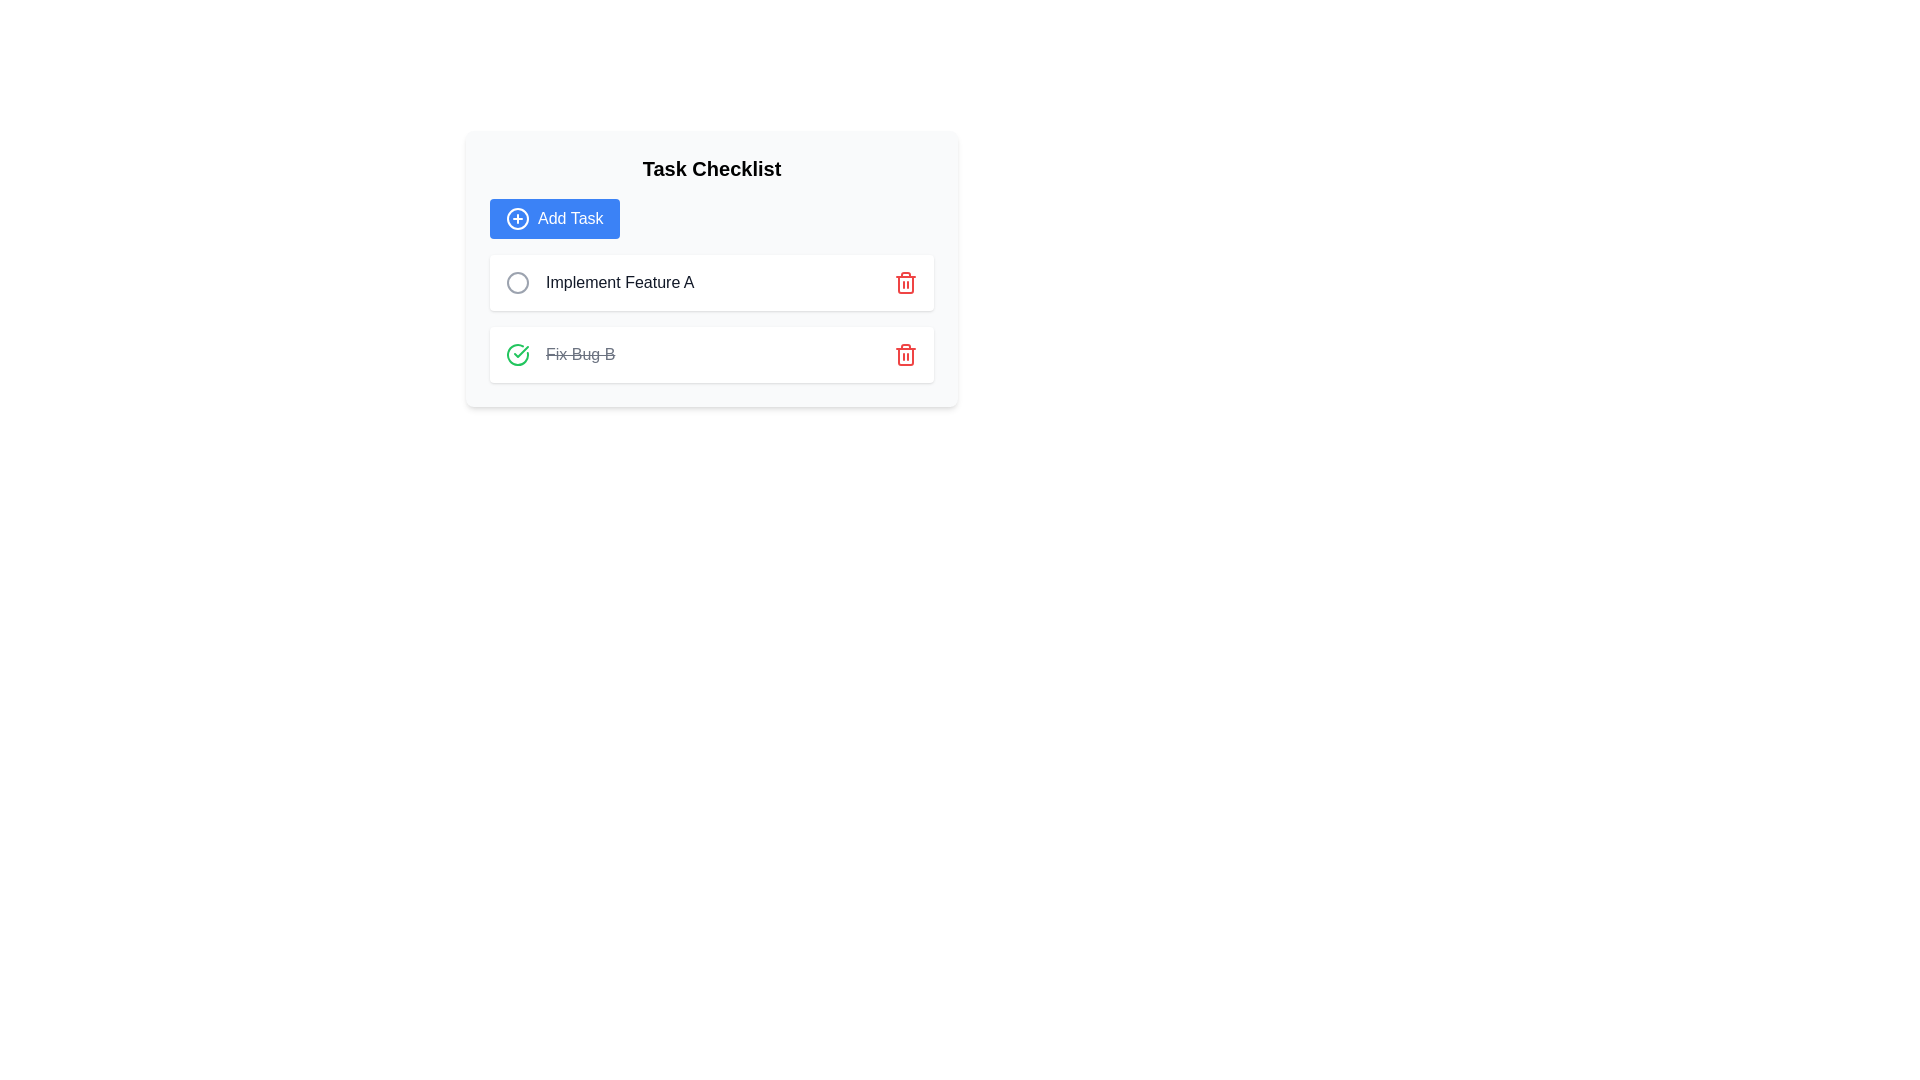 The image size is (1920, 1080). I want to click on the 'Add Task' icon, which visually represents the action of adding a new task, located on the left side of the 'Add Task' button, so click(518, 219).